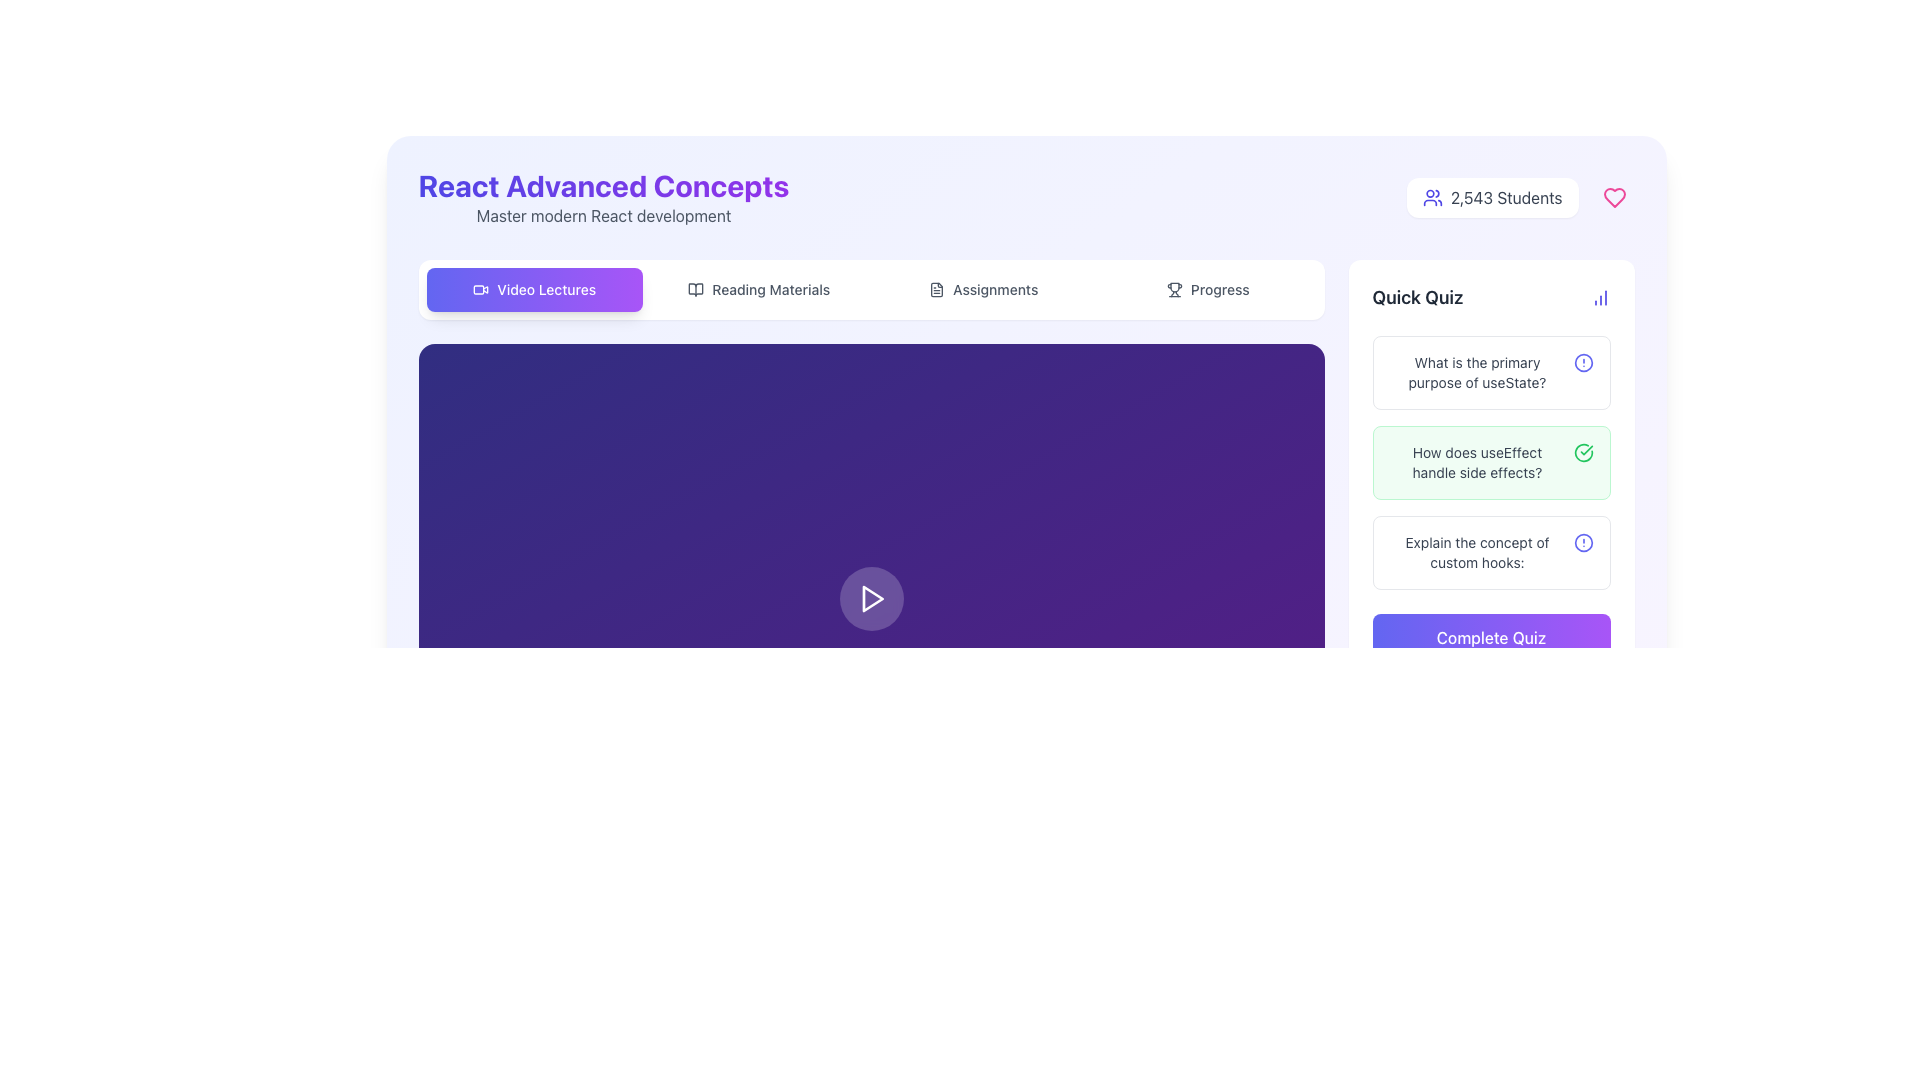 This screenshot has width=1920, height=1080. I want to click on the 'Reading Materials' button, so click(758, 289).